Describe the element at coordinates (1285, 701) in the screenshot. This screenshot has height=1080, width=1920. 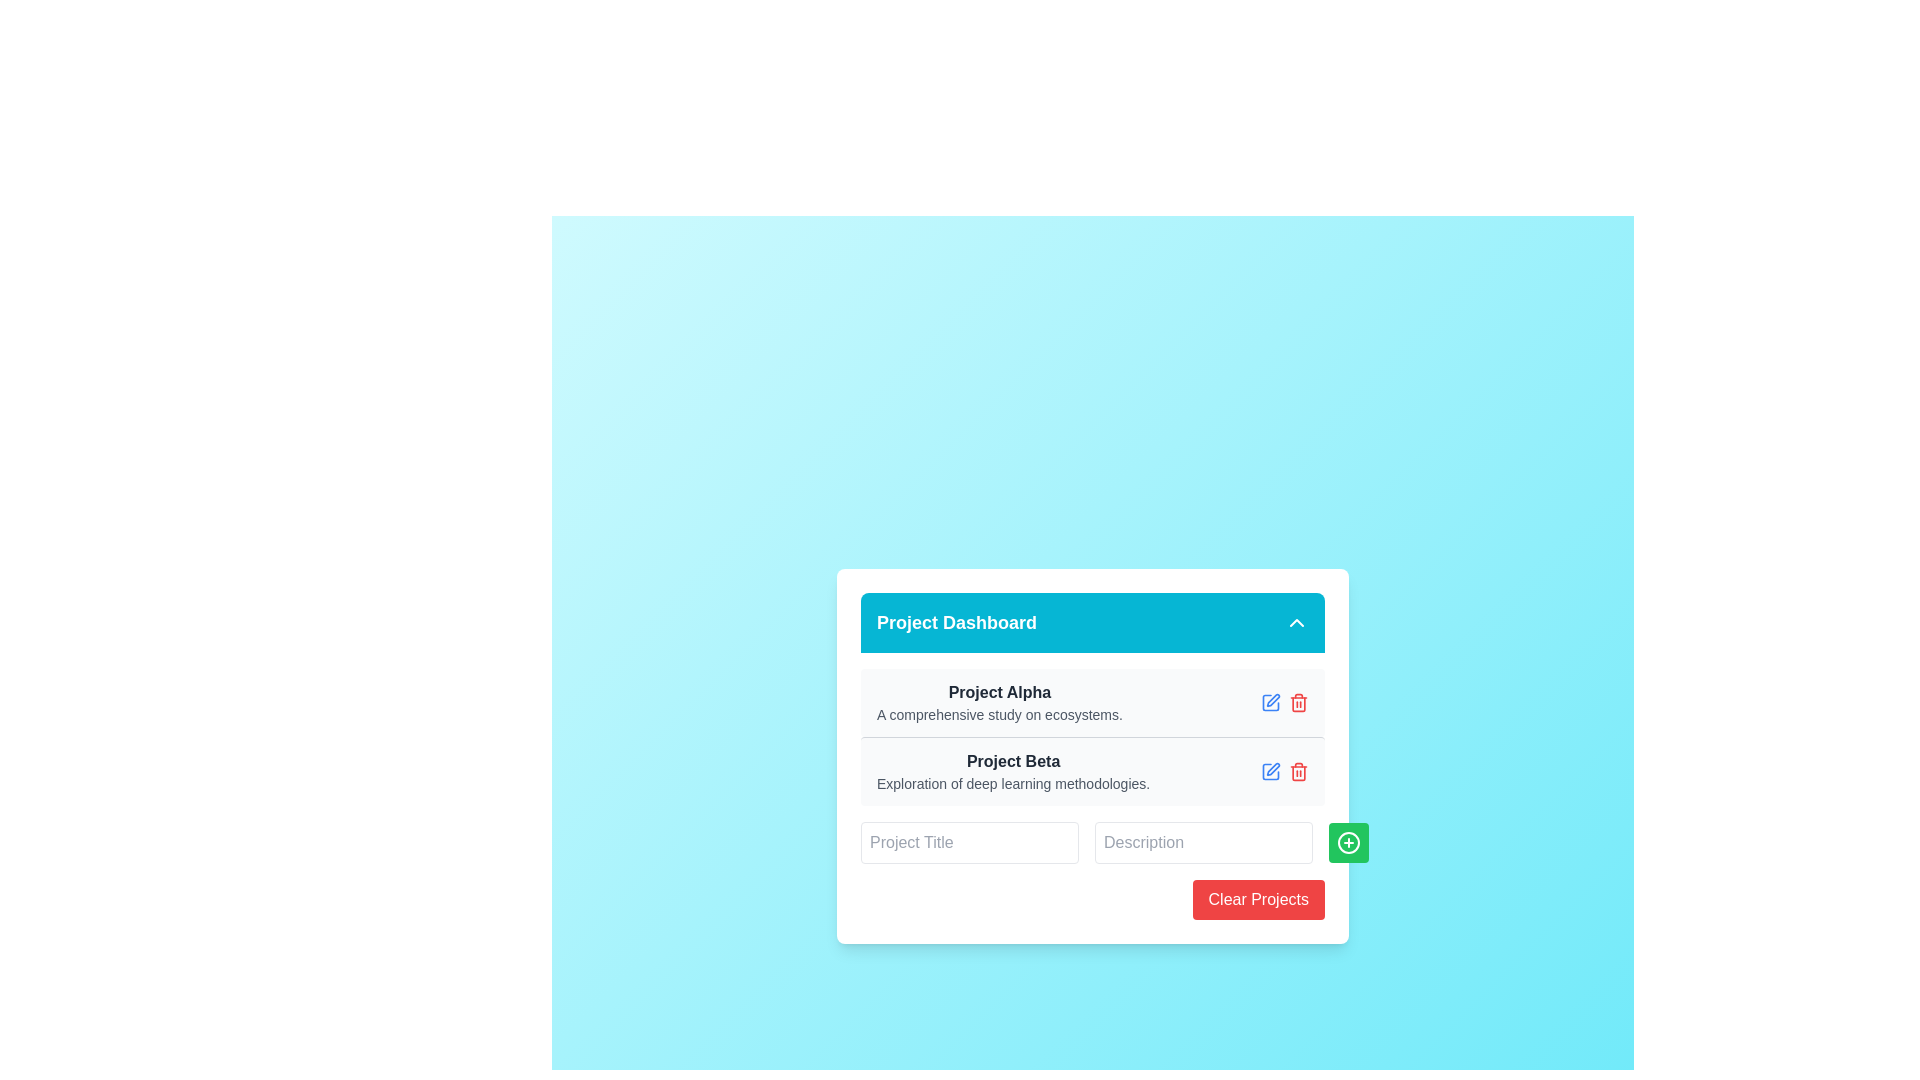
I see `the interactive group containing buttons or icons related to 'Project Alpha'` at that location.